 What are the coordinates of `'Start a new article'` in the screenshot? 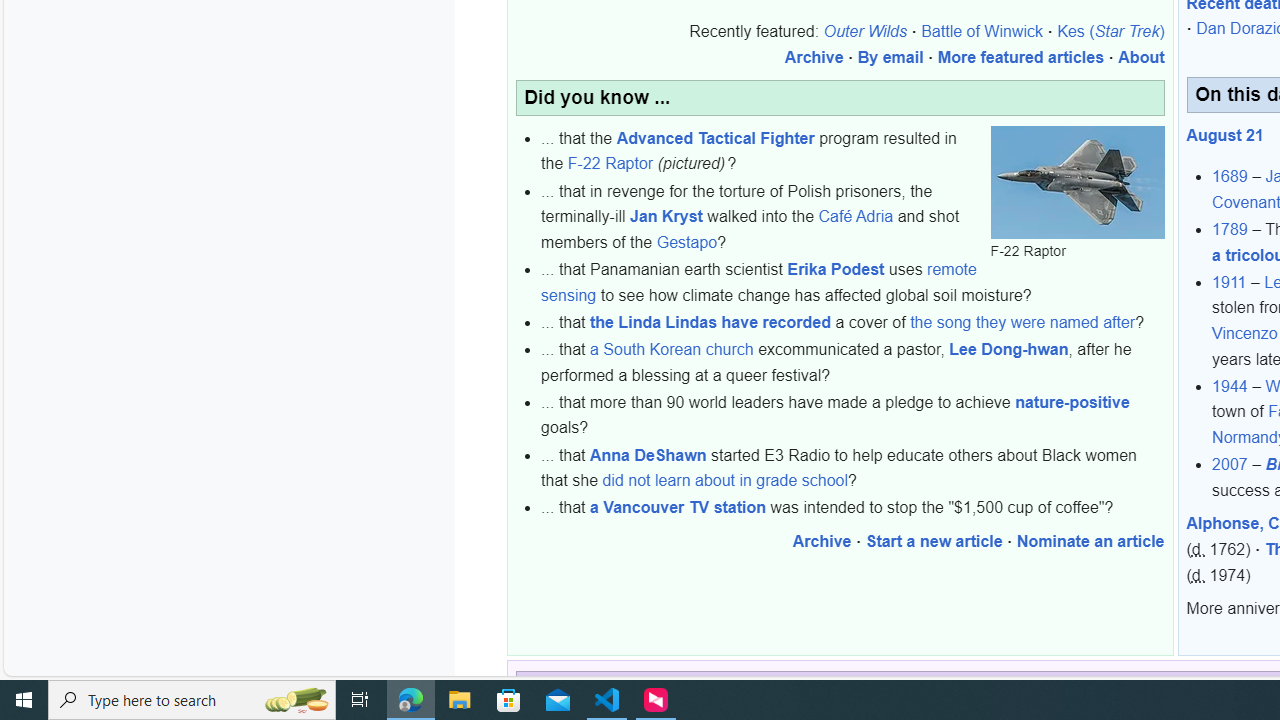 It's located at (933, 541).